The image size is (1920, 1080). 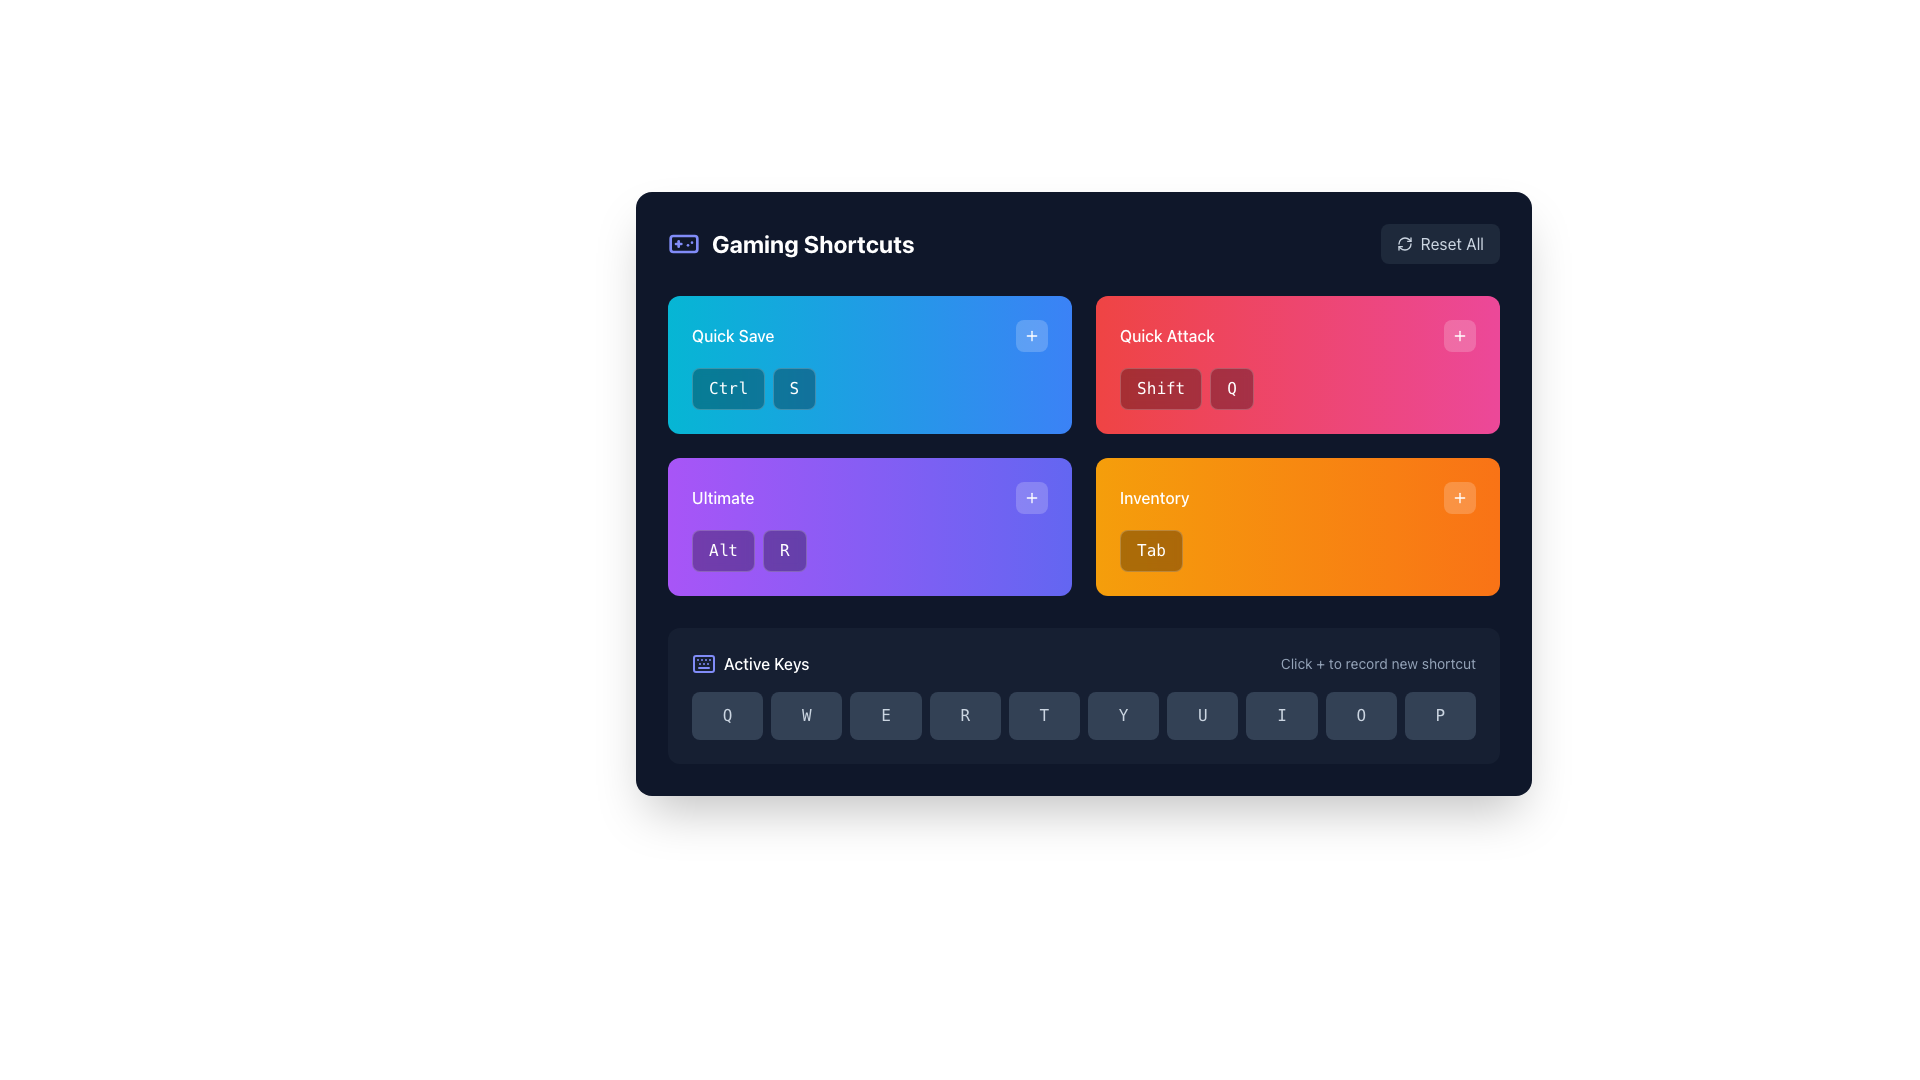 What do you see at coordinates (885, 715) in the screenshot?
I see `the 'E' button, which is the third button in a row of ten buttons under the 'Active Keys' label, positioned between the 'W' and 'R' buttons` at bounding box center [885, 715].